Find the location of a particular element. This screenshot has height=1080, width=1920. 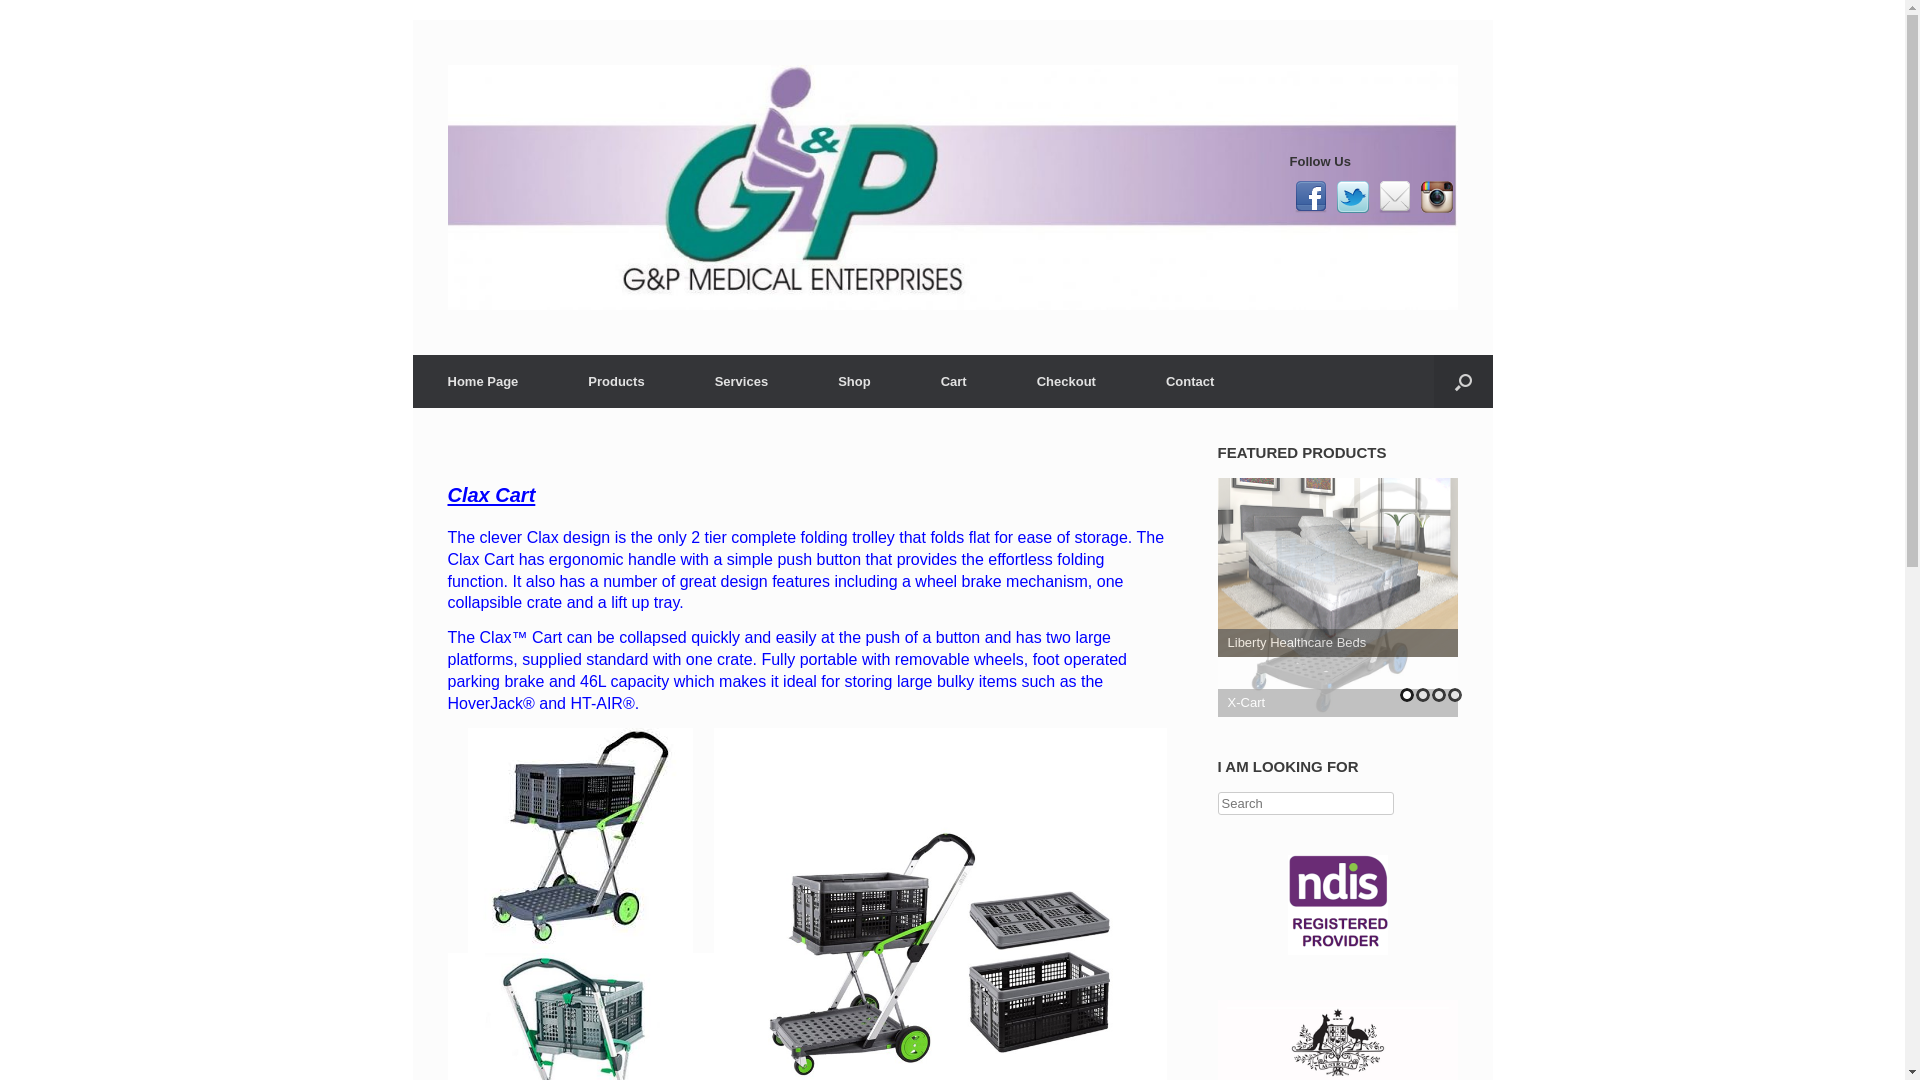

'Shop' is located at coordinates (854, 381).